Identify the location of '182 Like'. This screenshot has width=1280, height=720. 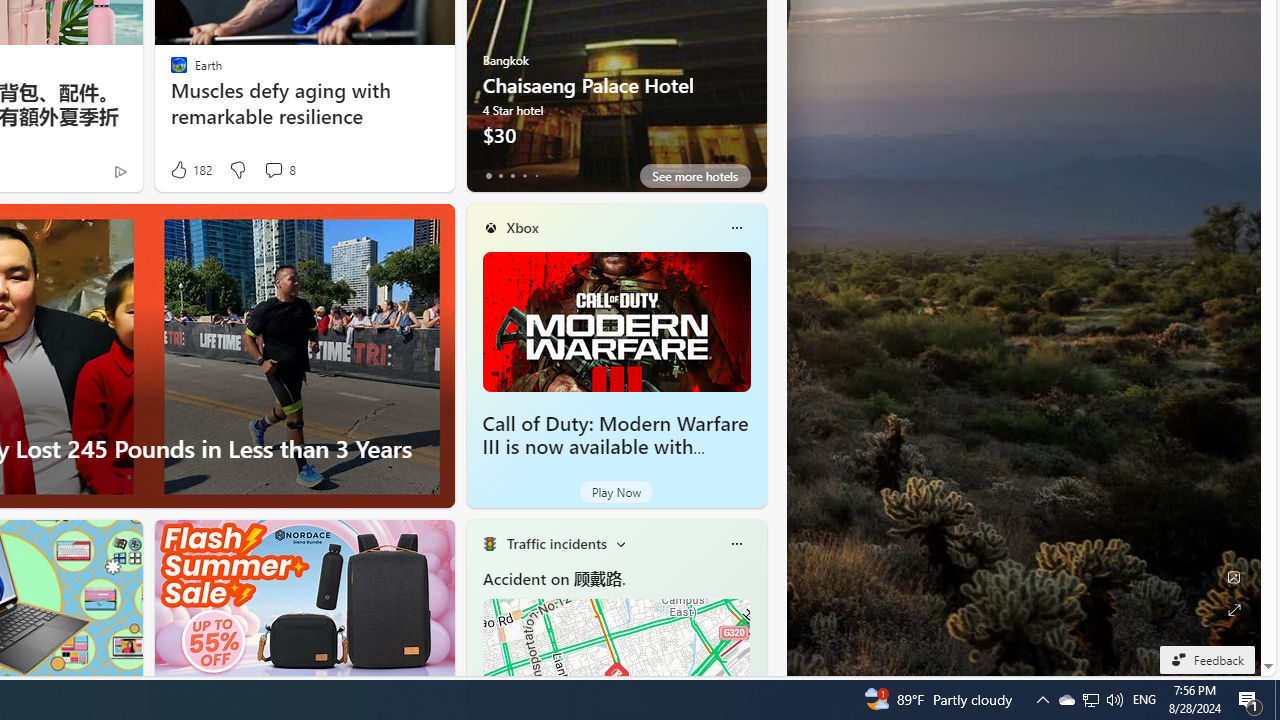
(190, 169).